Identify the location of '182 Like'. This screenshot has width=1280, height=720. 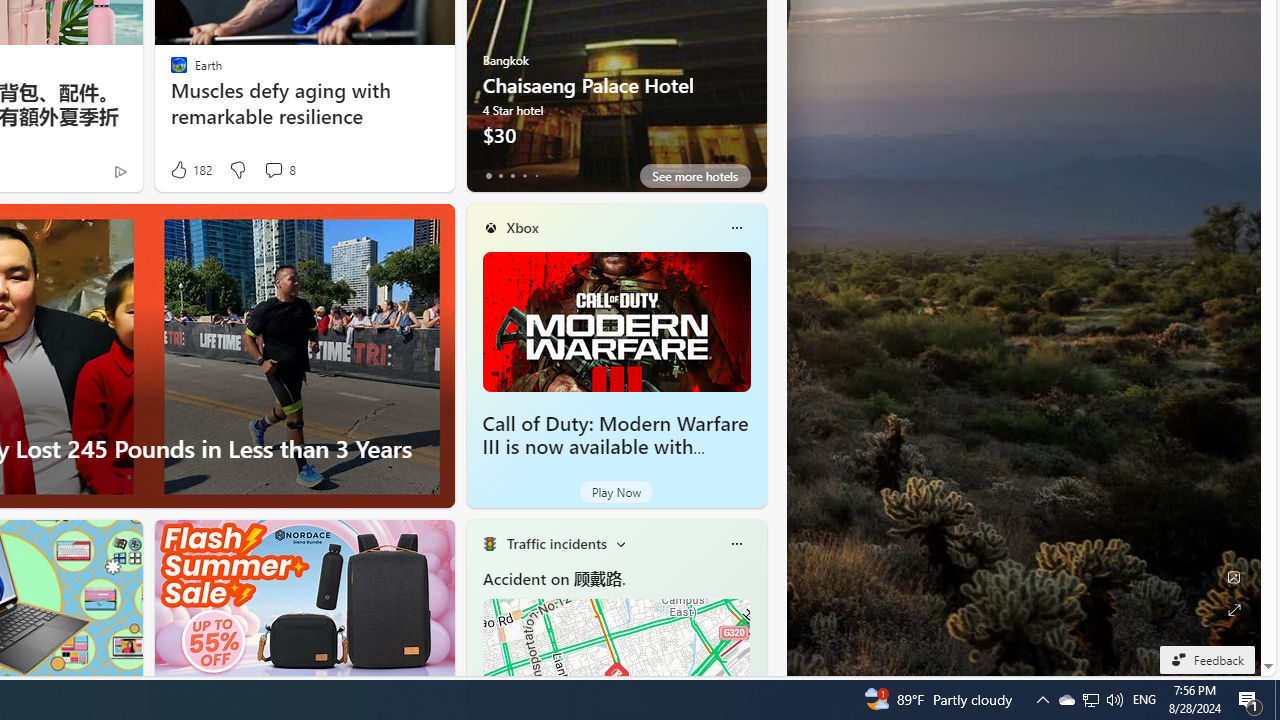
(190, 169).